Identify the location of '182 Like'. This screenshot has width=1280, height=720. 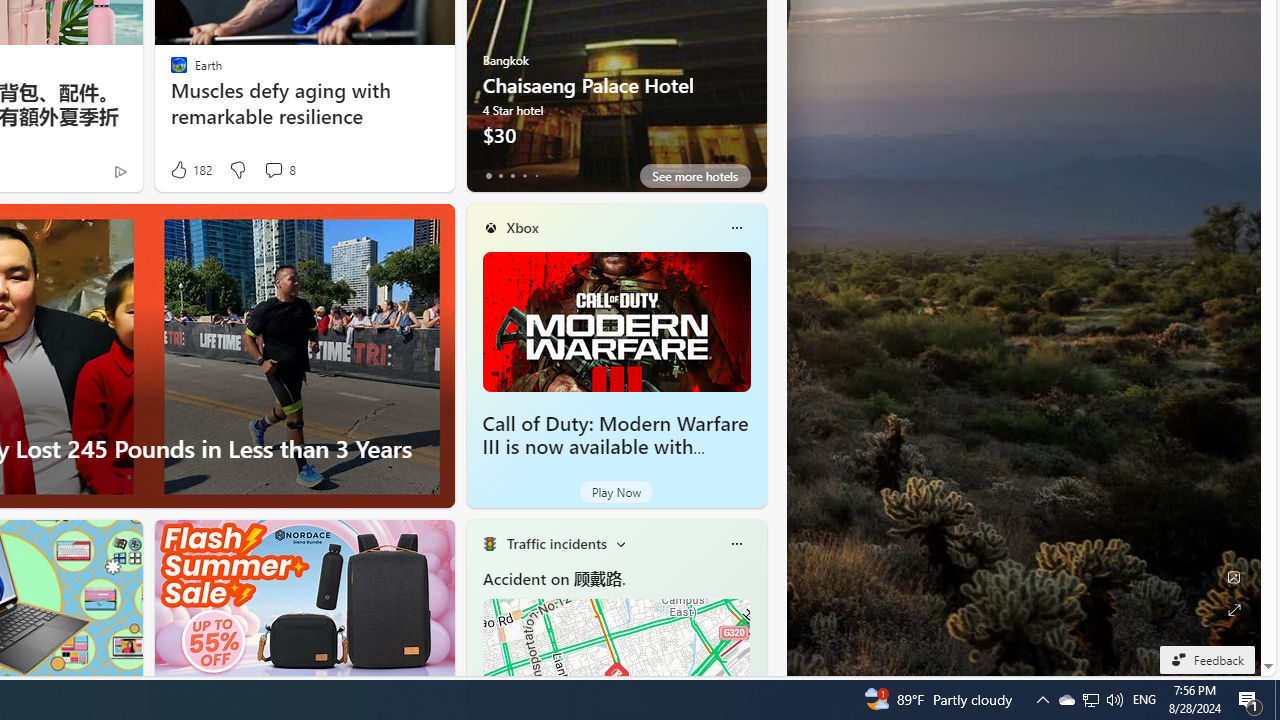
(190, 169).